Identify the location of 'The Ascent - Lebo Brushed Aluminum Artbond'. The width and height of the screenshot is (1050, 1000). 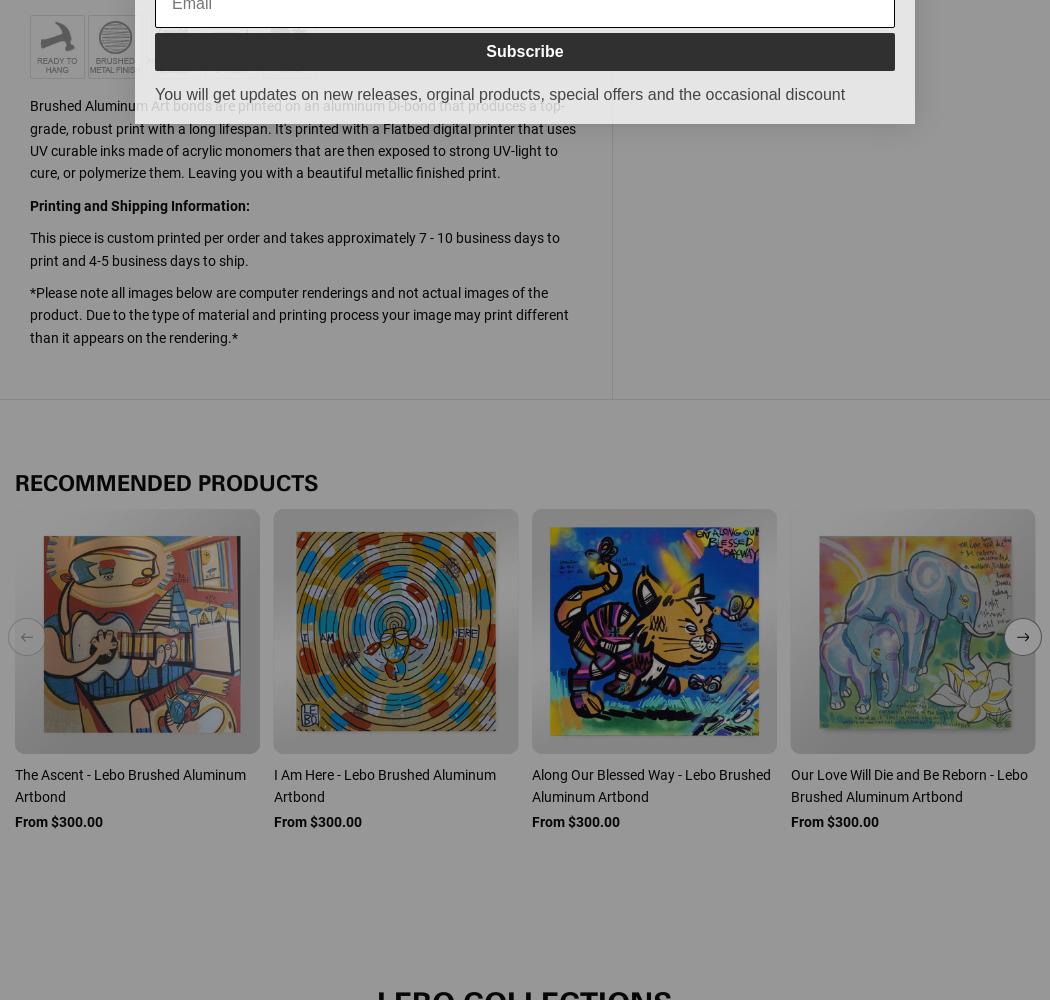
(129, 785).